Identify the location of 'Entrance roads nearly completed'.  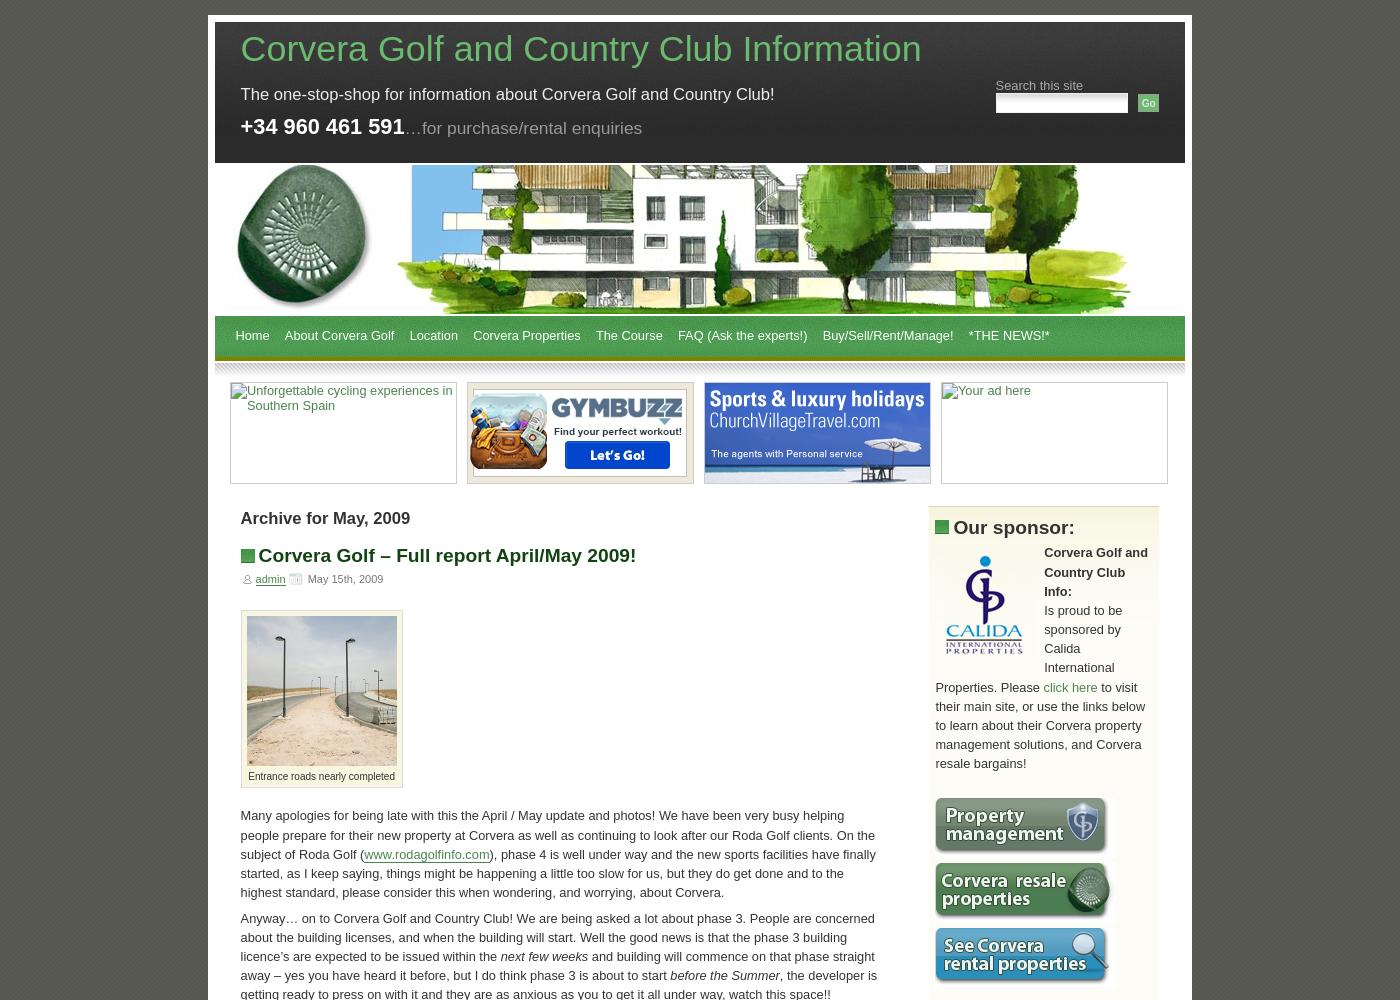
(321, 776).